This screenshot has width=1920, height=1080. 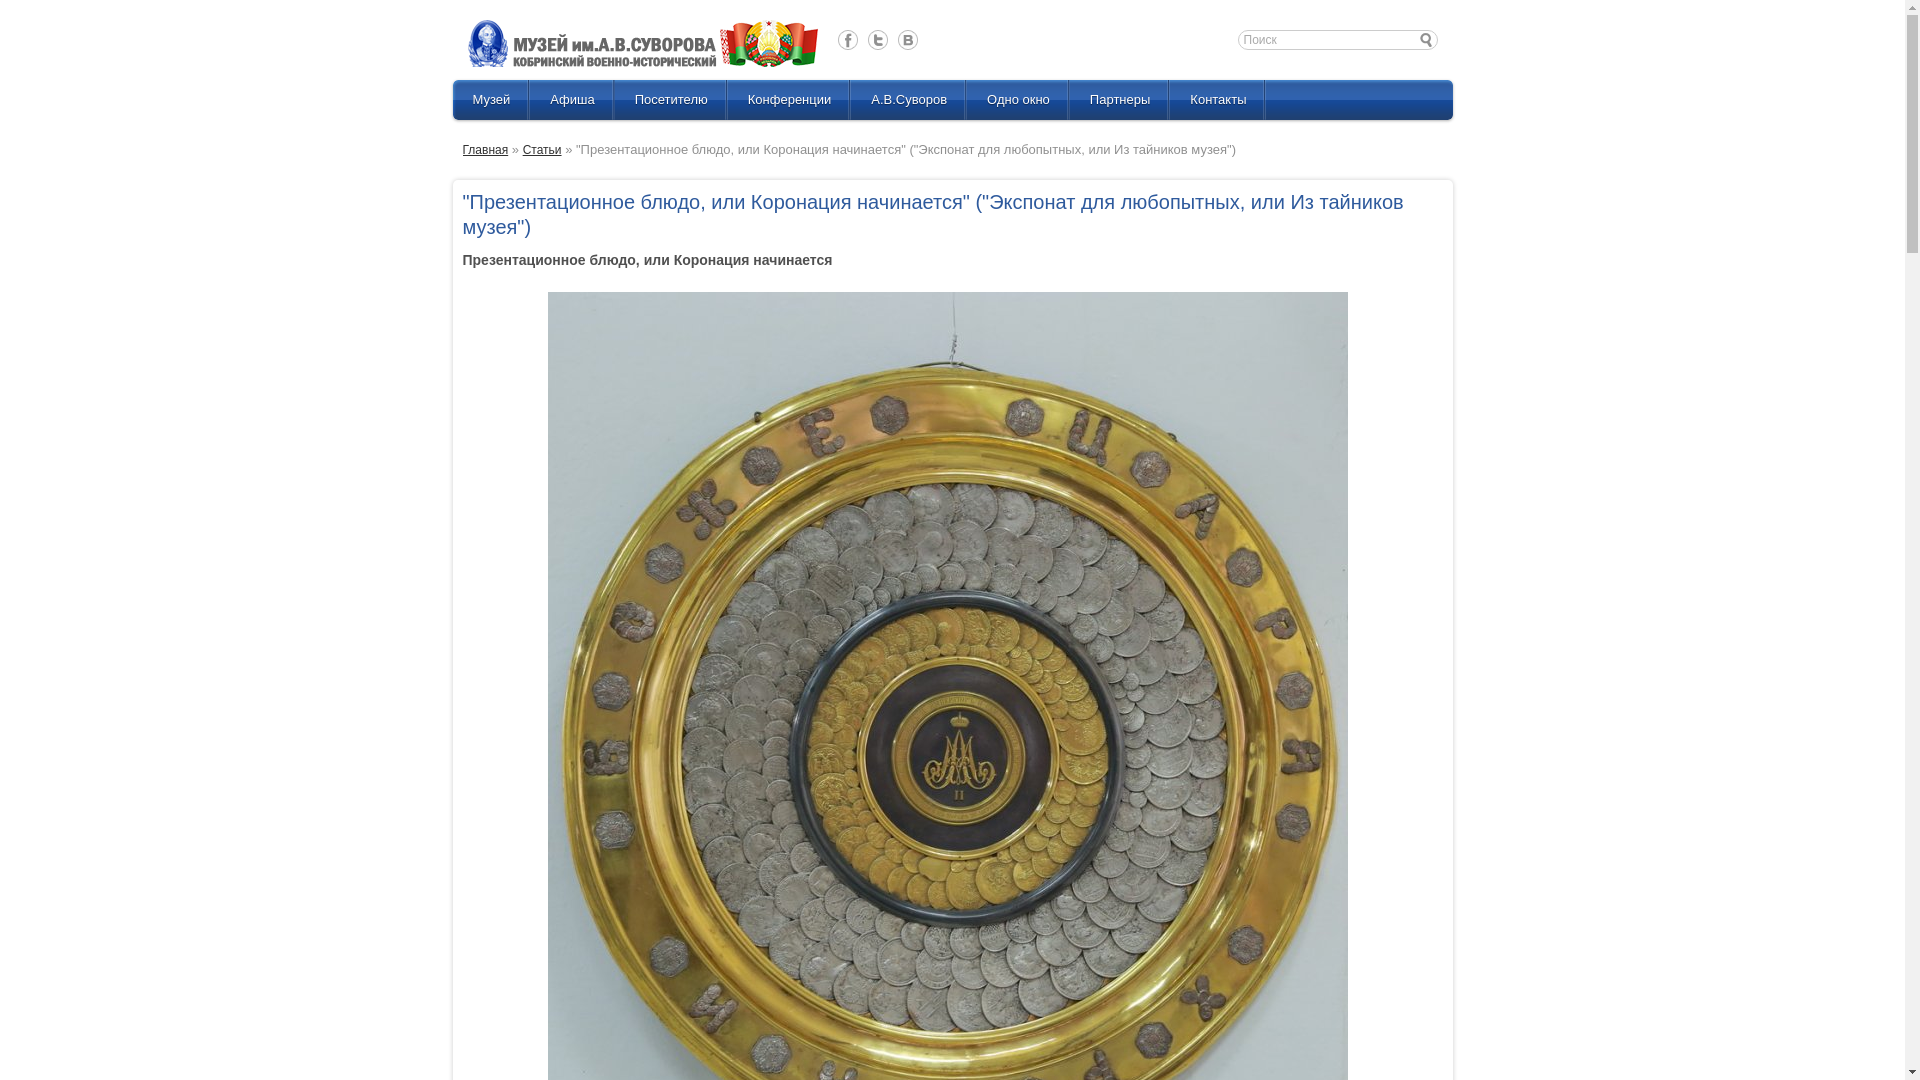 What do you see at coordinates (848, 39) in the screenshot?
I see `'Facebook'` at bounding box center [848, 39].